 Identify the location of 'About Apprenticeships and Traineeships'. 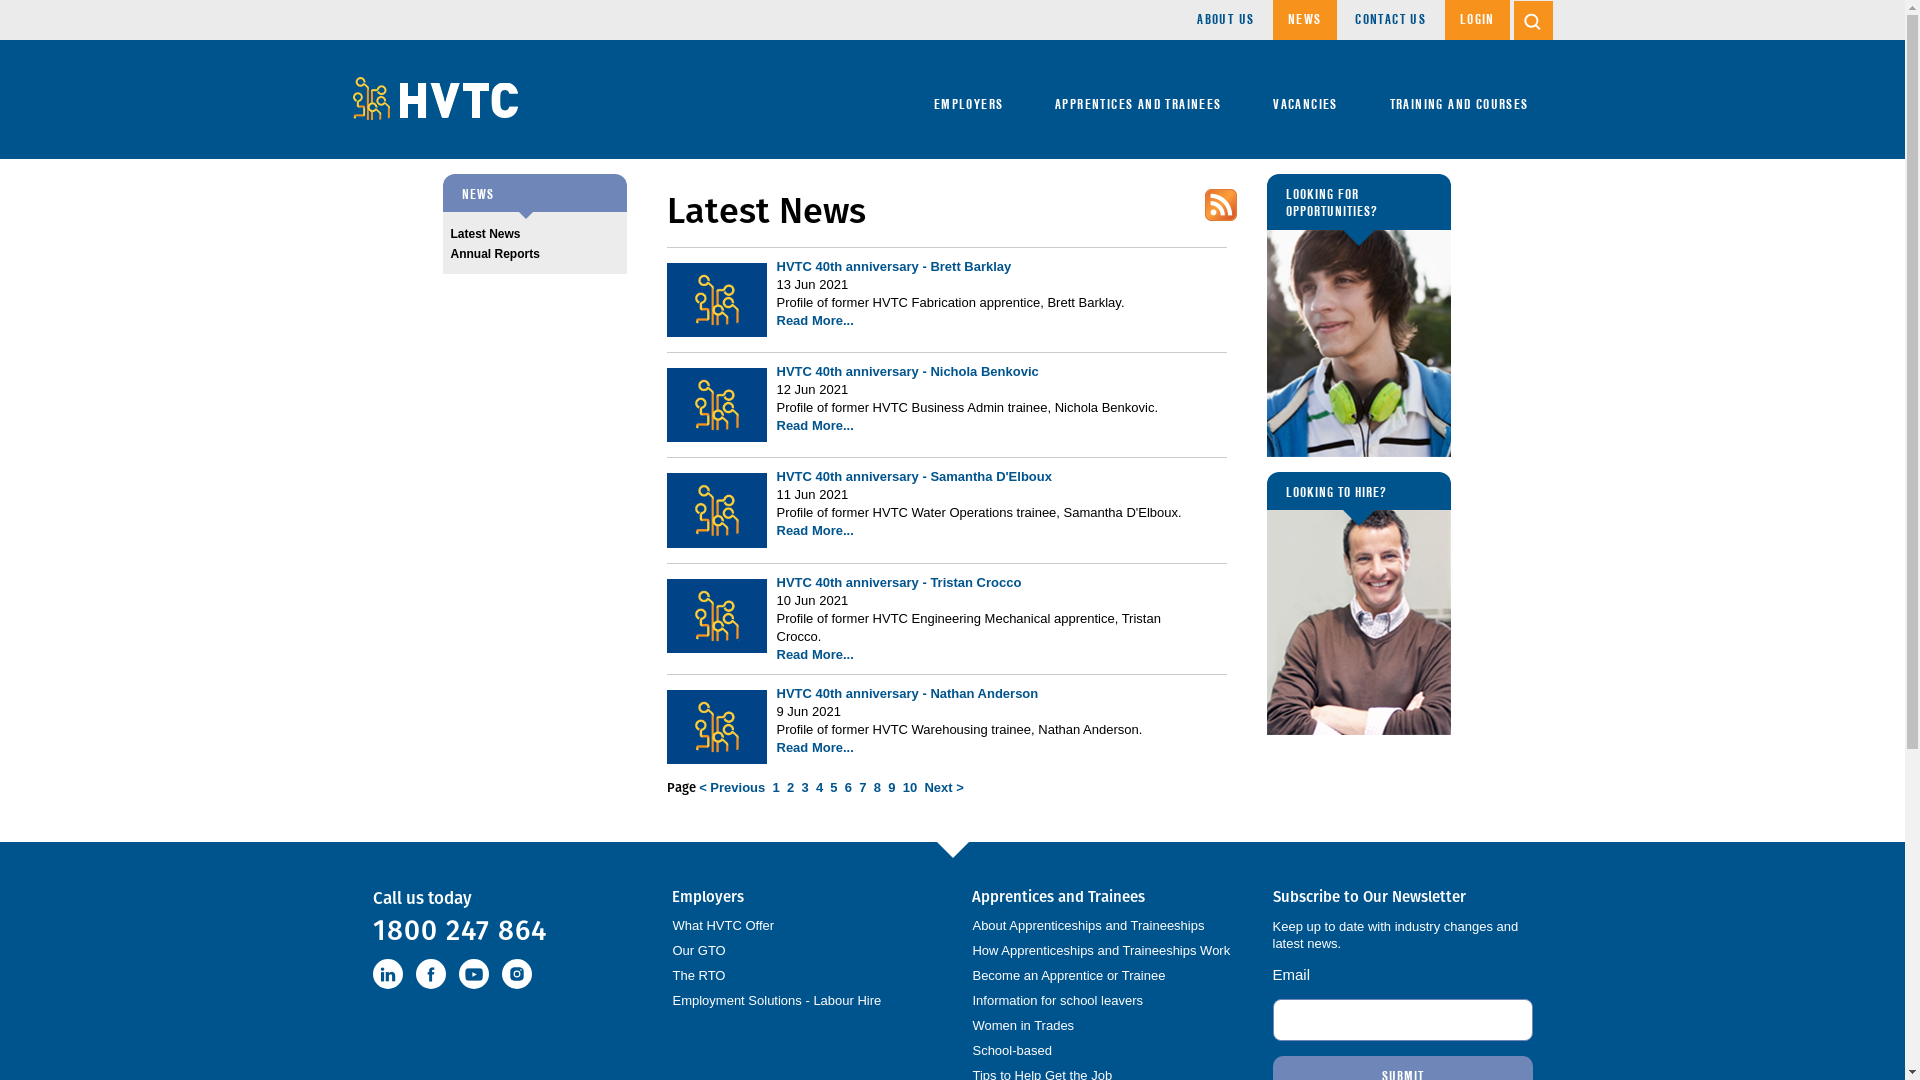
(1087, 925).